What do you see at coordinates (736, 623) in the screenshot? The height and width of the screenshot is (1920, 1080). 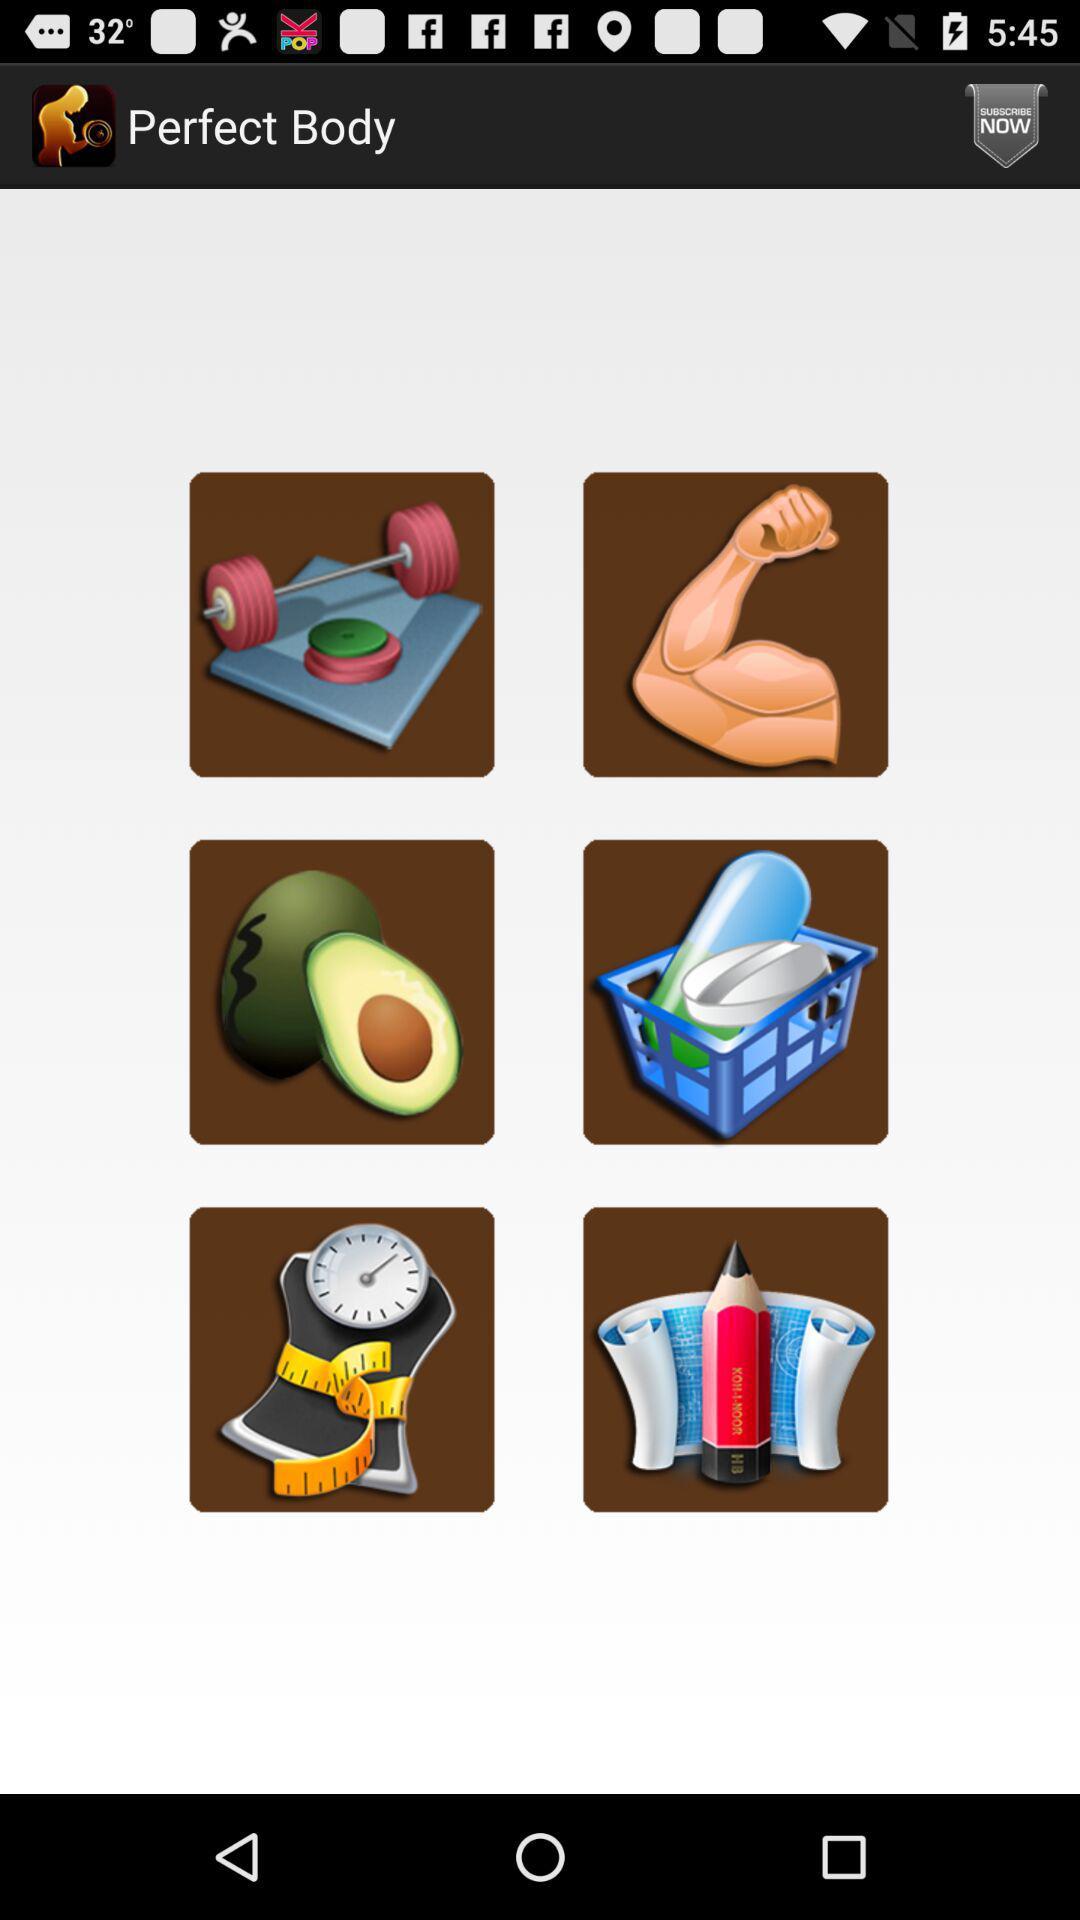 I see `muscle` at bounding box center [736, 623].